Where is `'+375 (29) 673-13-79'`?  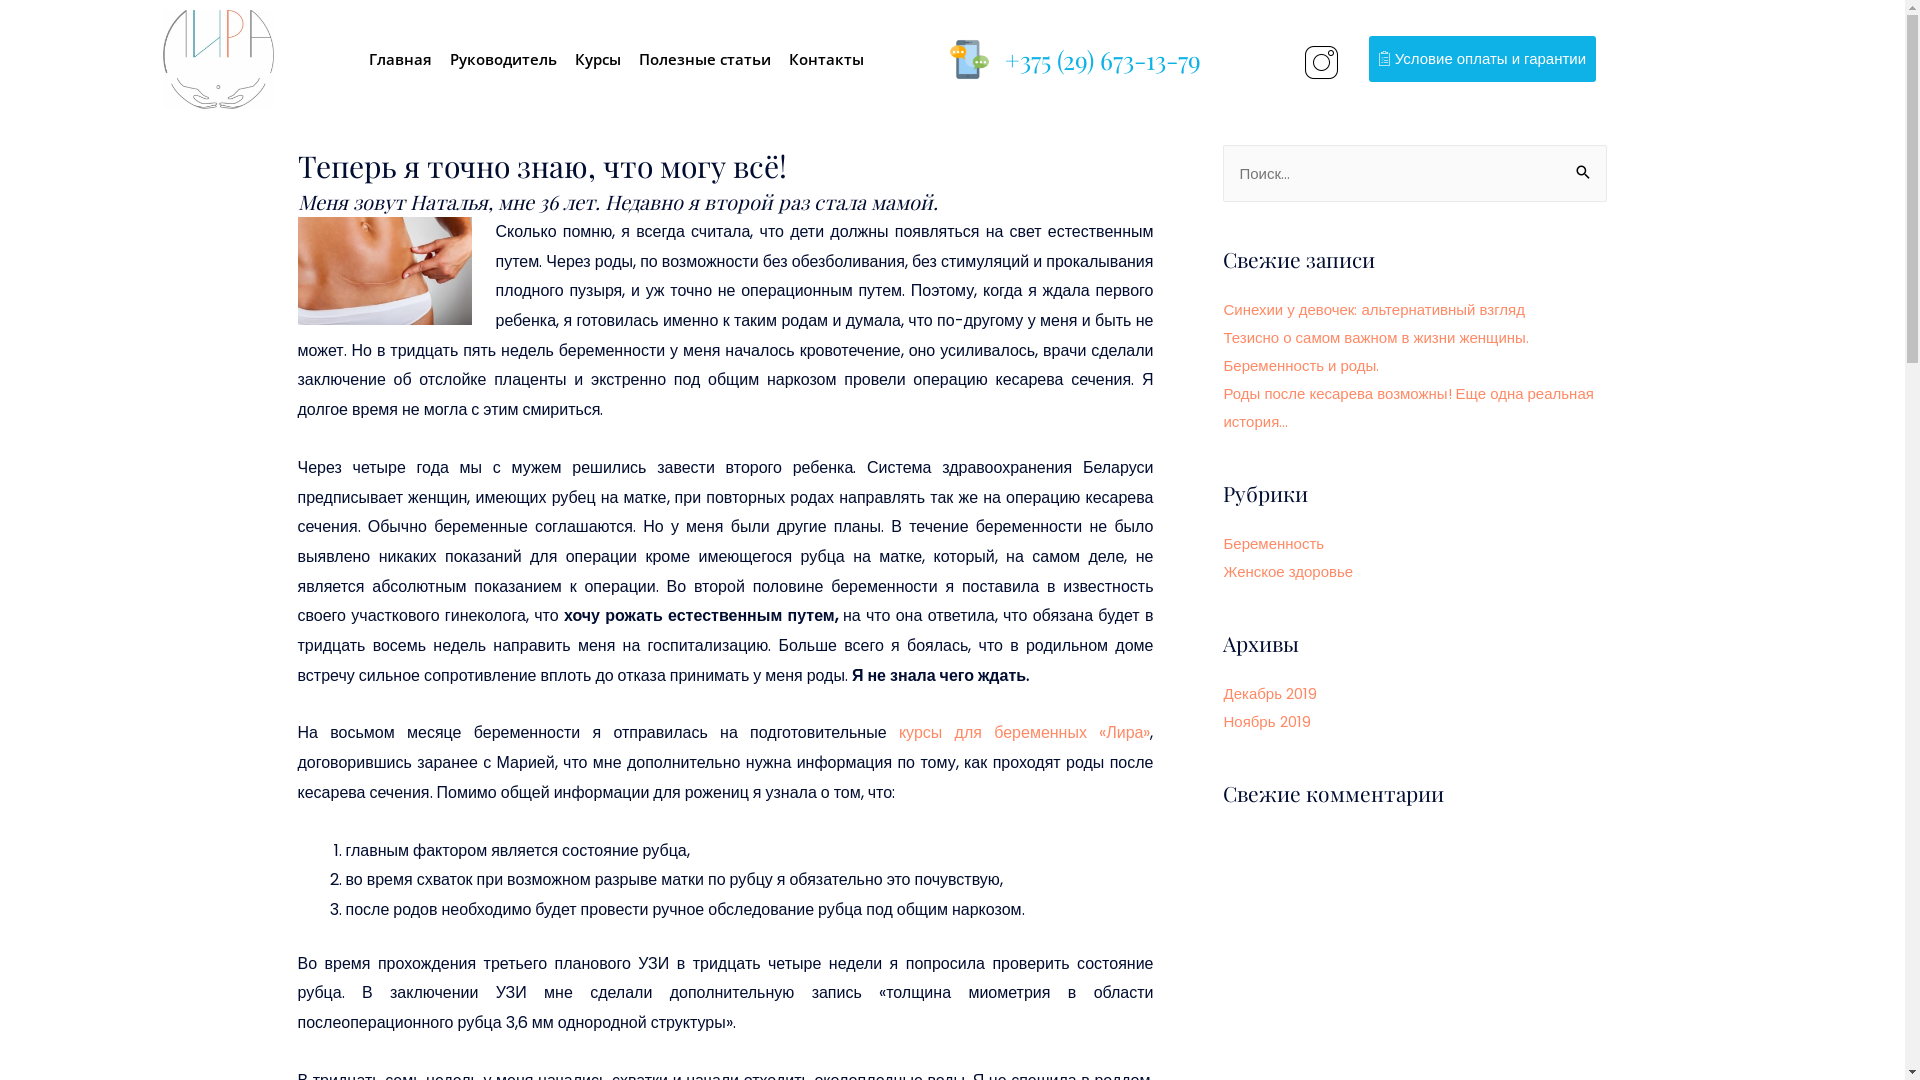 '+375 (29) 673-13-79' is located at coordinates (1102, 58).